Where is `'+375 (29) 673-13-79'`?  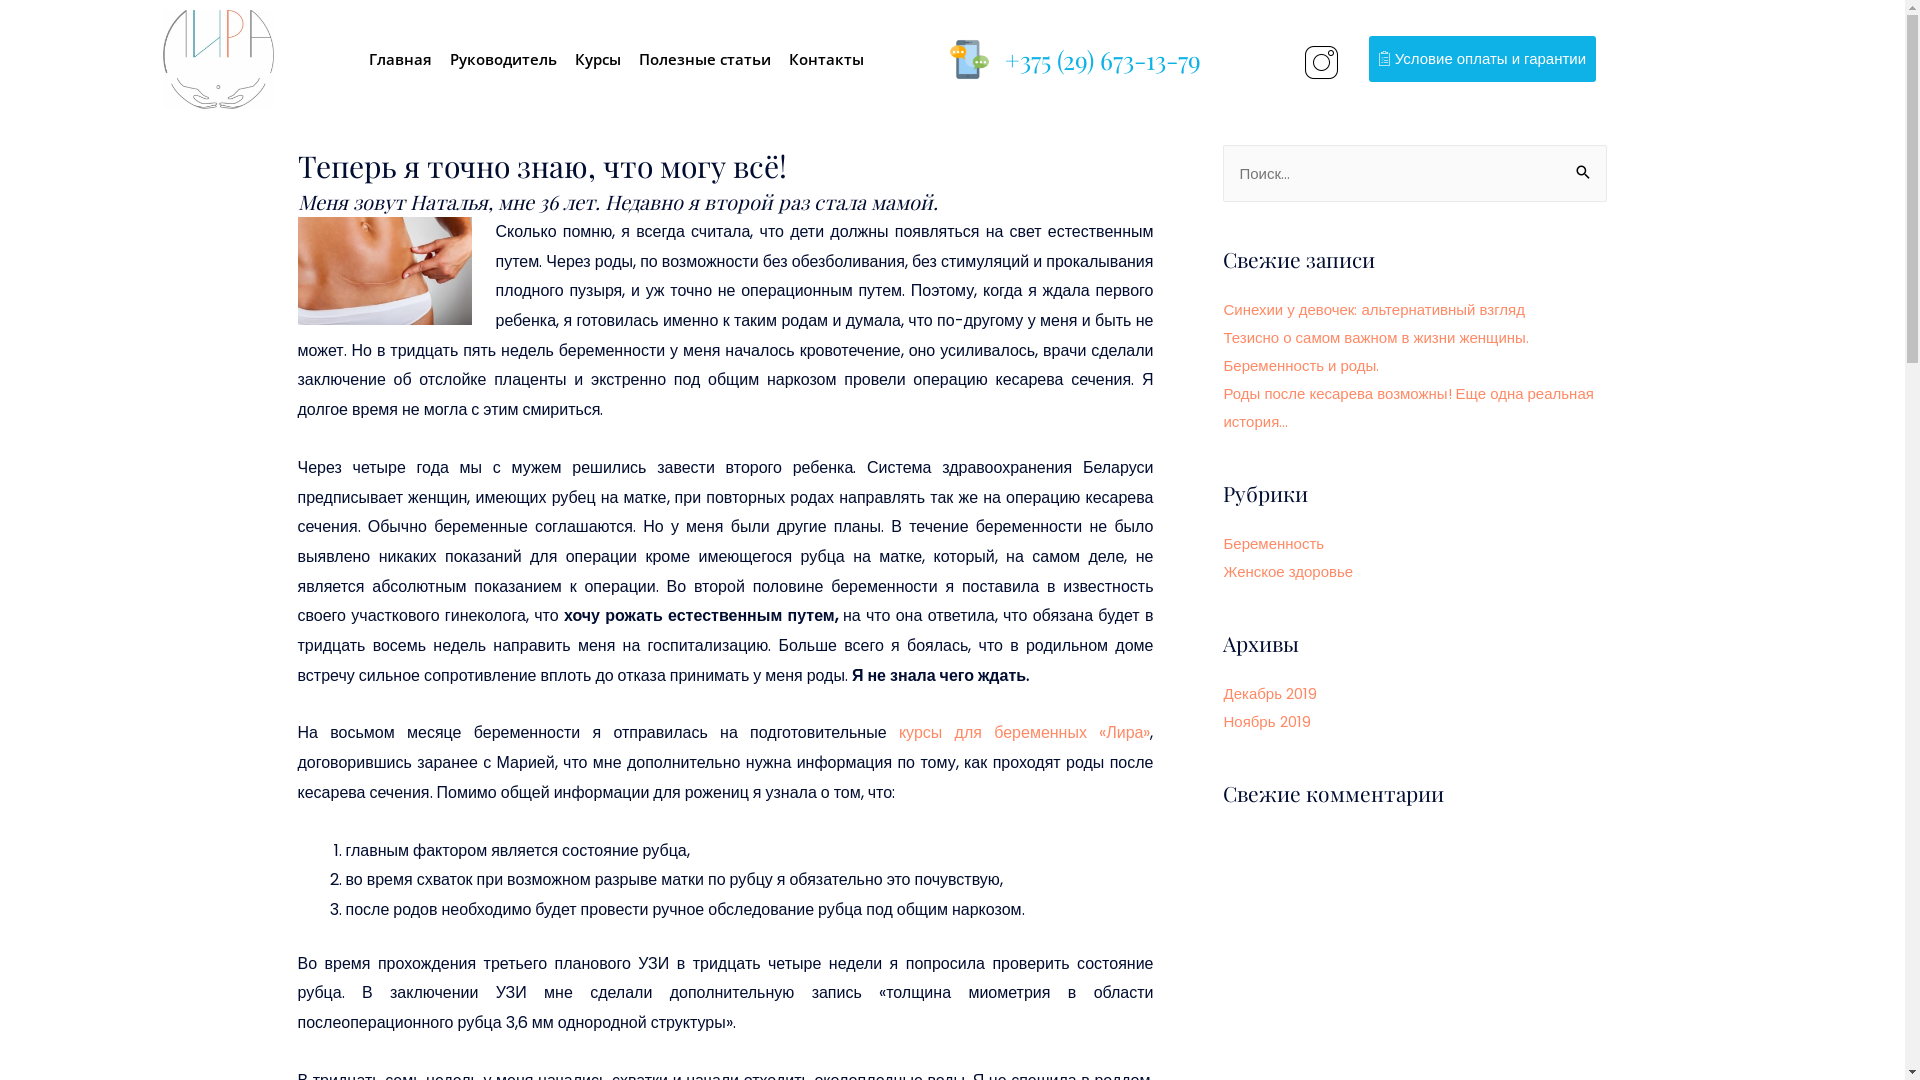 '+375 (29) 673-13-79' is located at coordinates (1102, 58).